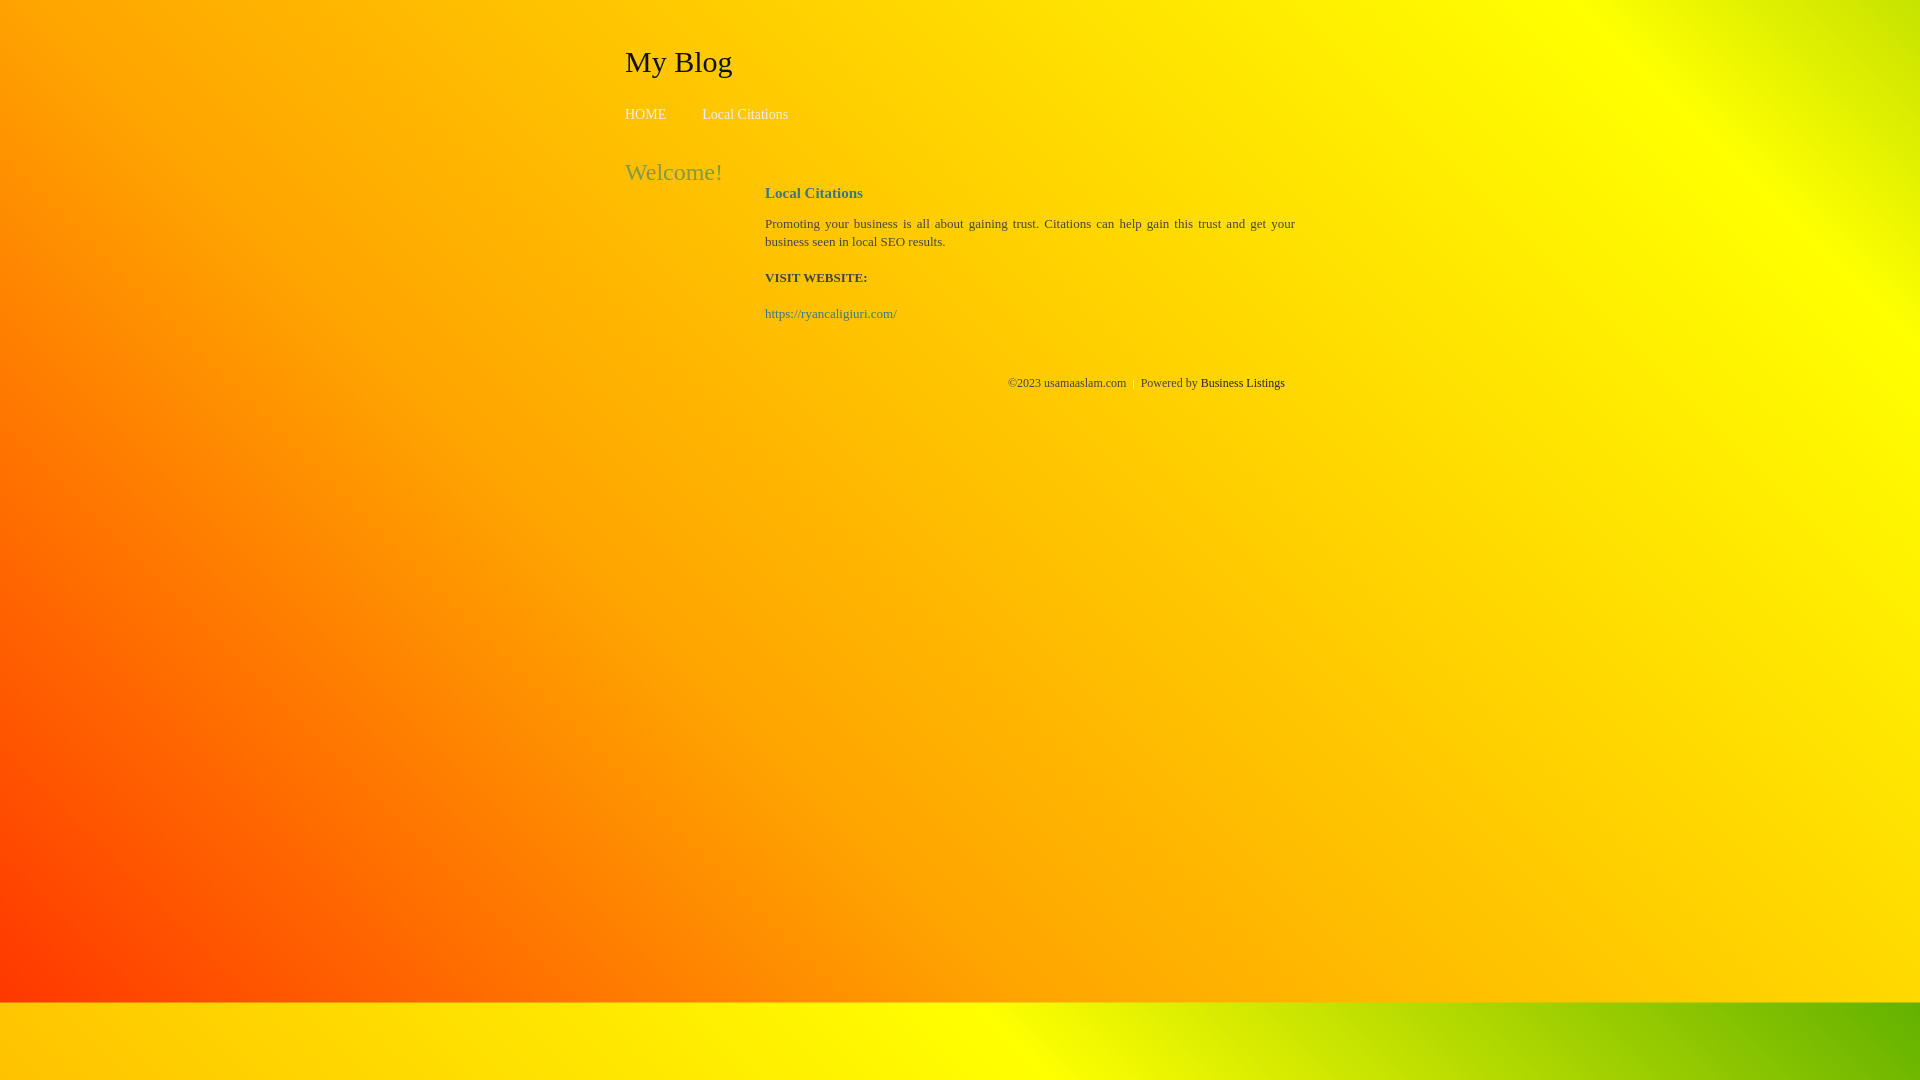 The height and width of the screenshot is (1080, 1920). I want to click on 'HOME', so click(645, 114).